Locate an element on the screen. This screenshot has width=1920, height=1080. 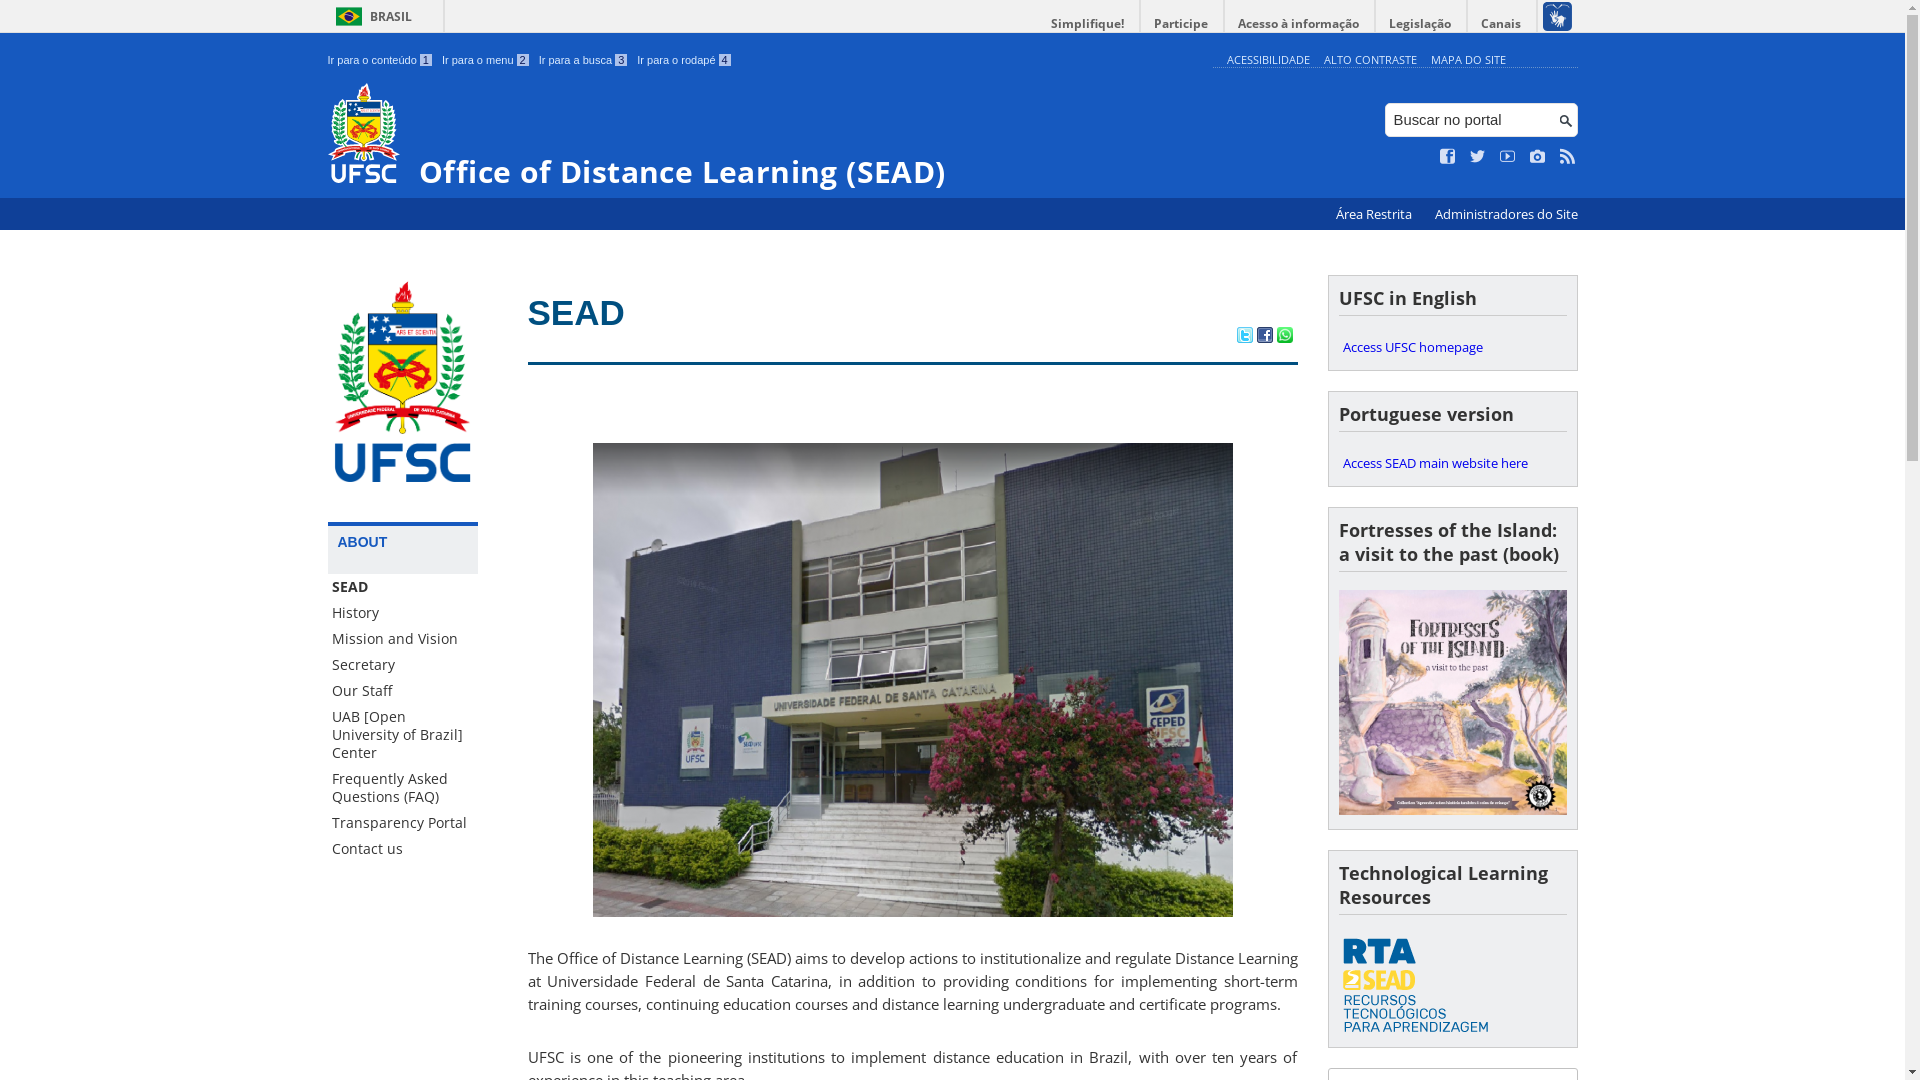
'Access SEAD main website here' is located at coordinates (1338, 462).